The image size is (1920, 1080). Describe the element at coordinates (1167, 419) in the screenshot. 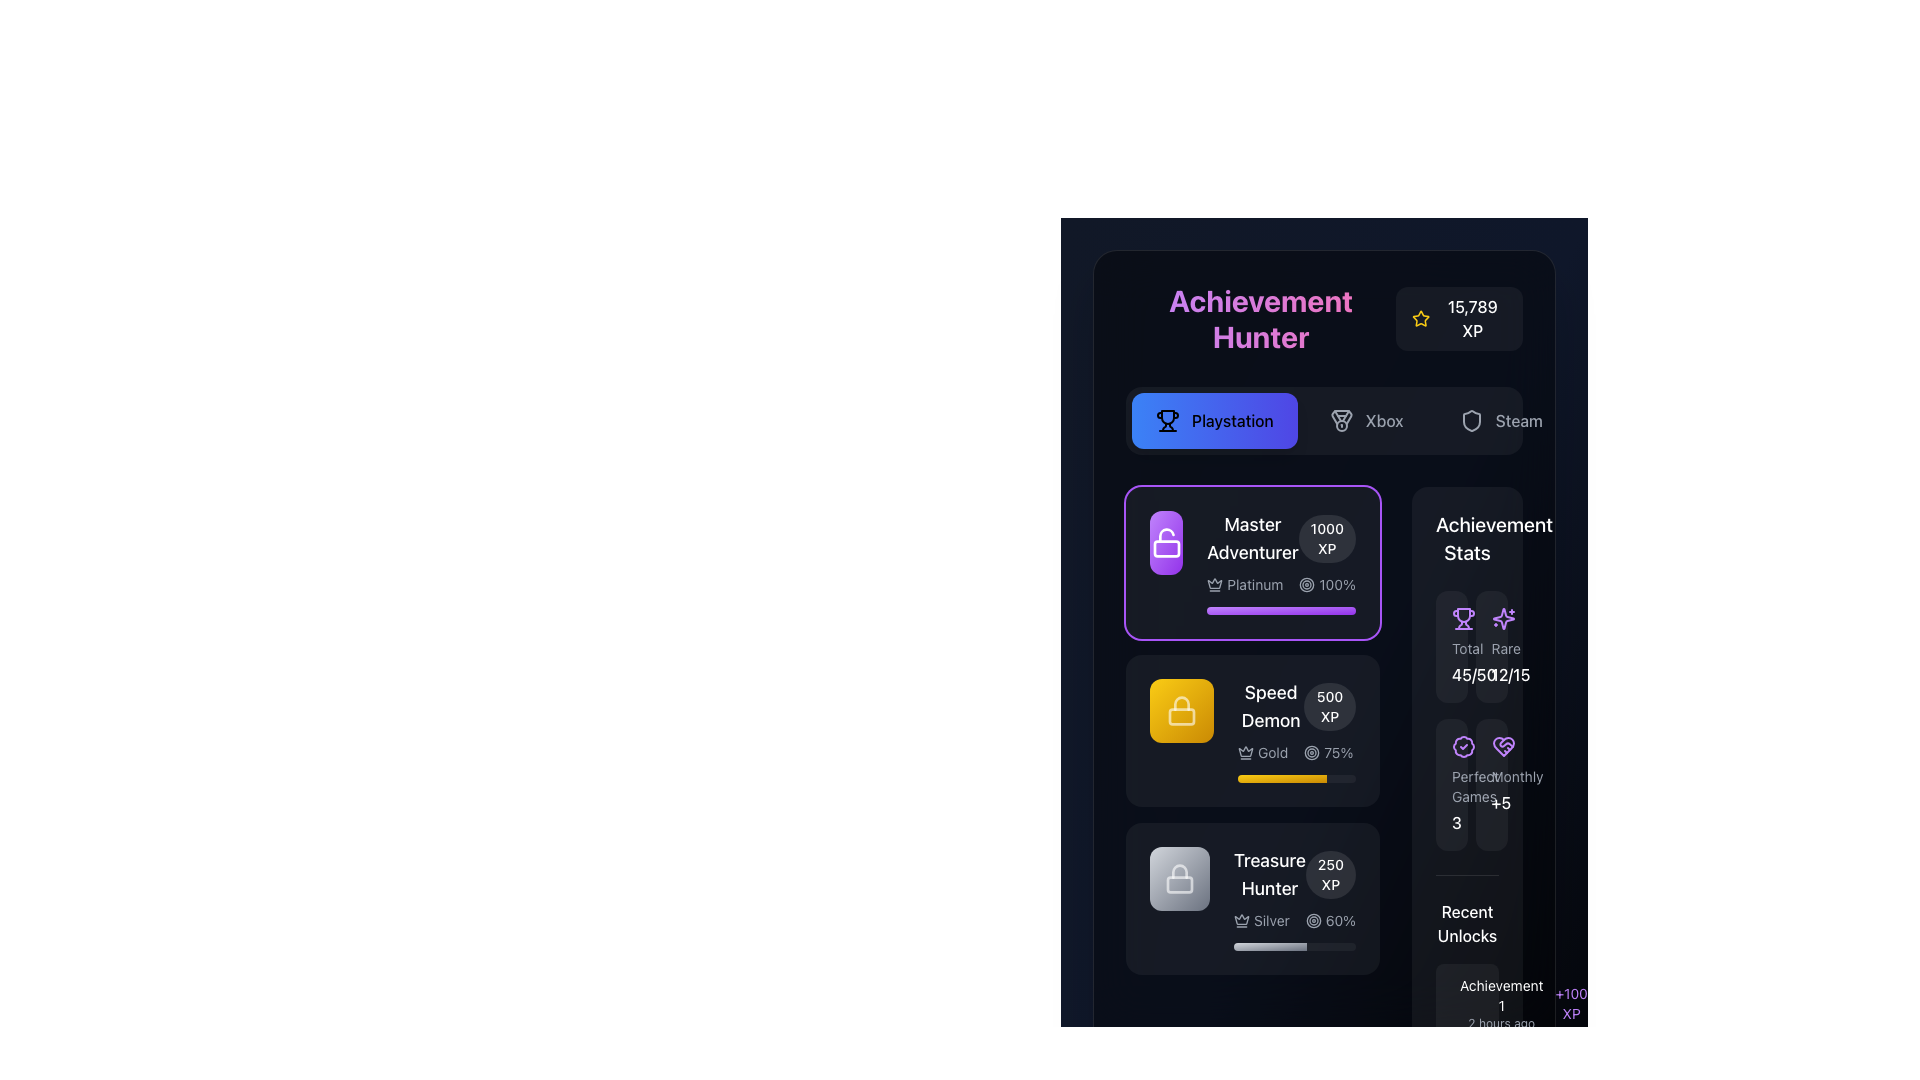

I see `the 'playstation' SVG icon located inside the button in the first row of options under the header 'Achievement Hunter'` at that location.